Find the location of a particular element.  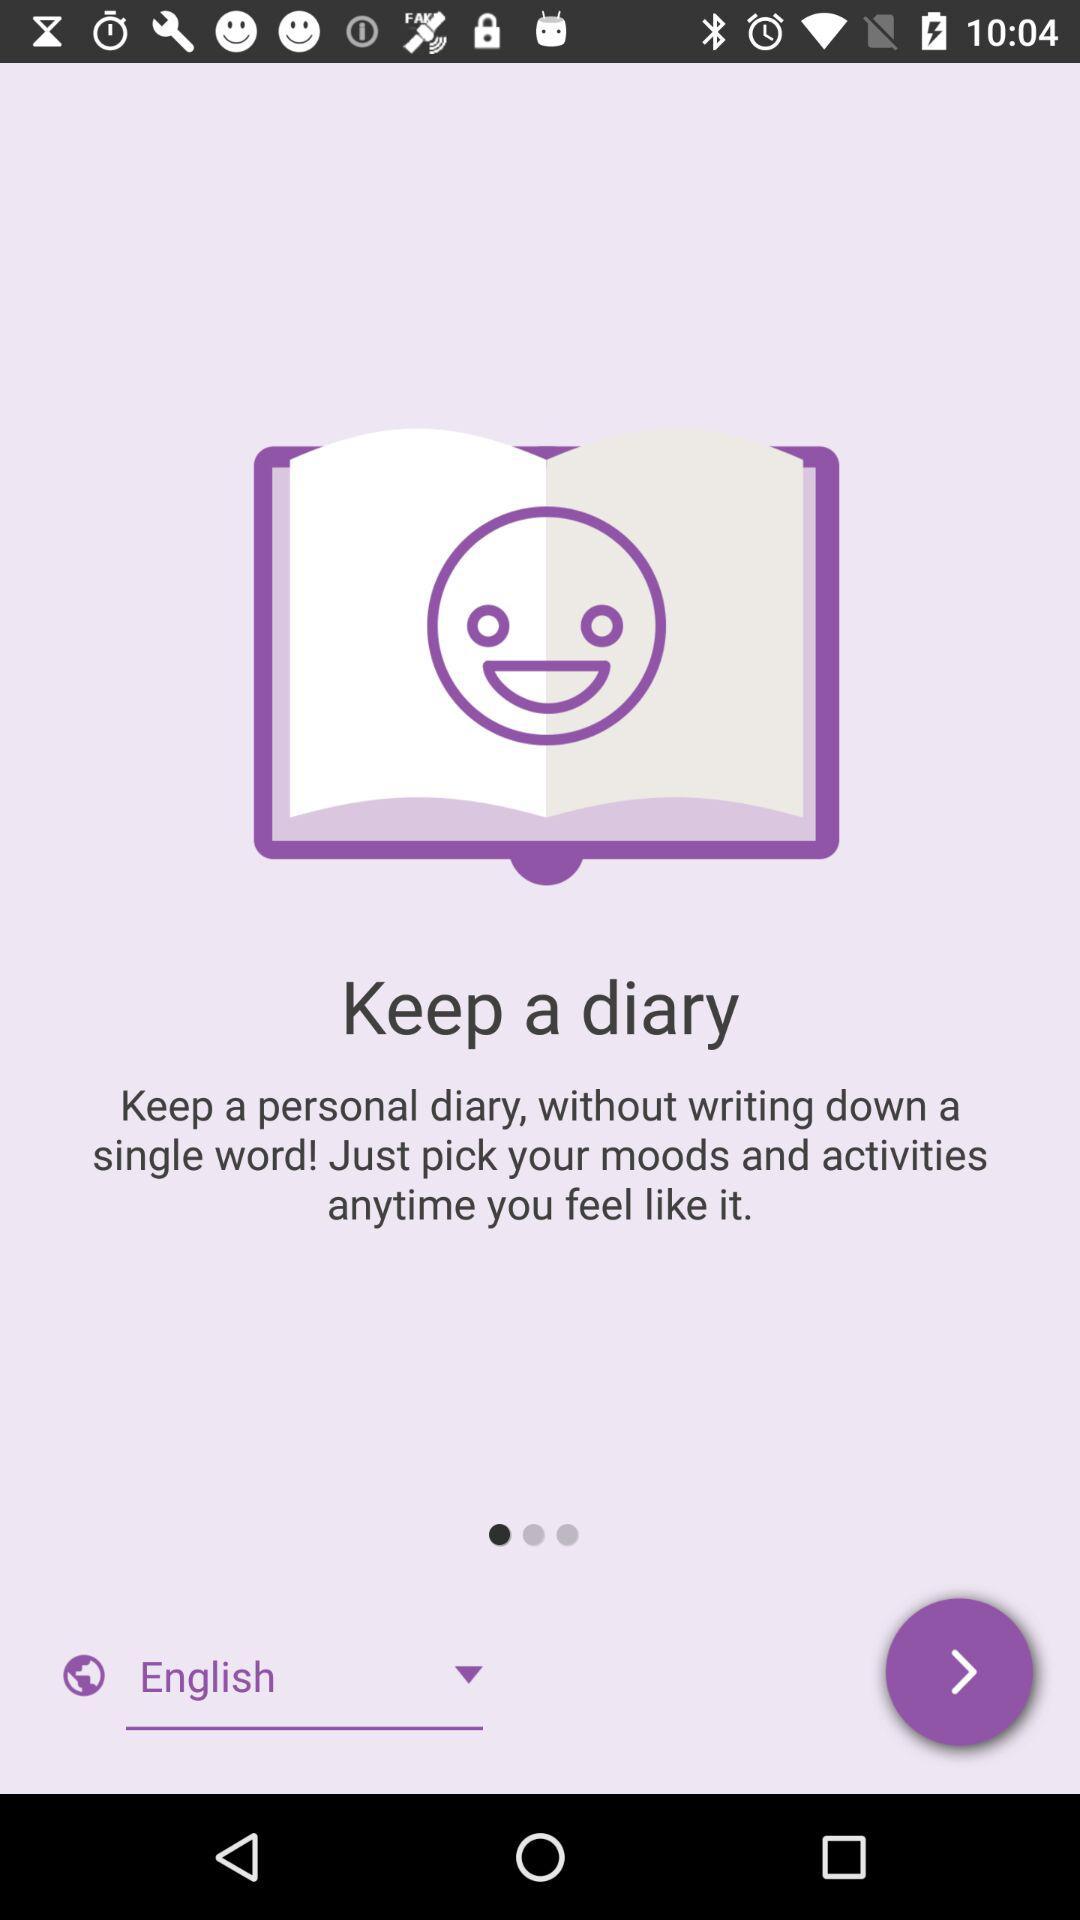

internet option is located at coordinates (83, 1675).